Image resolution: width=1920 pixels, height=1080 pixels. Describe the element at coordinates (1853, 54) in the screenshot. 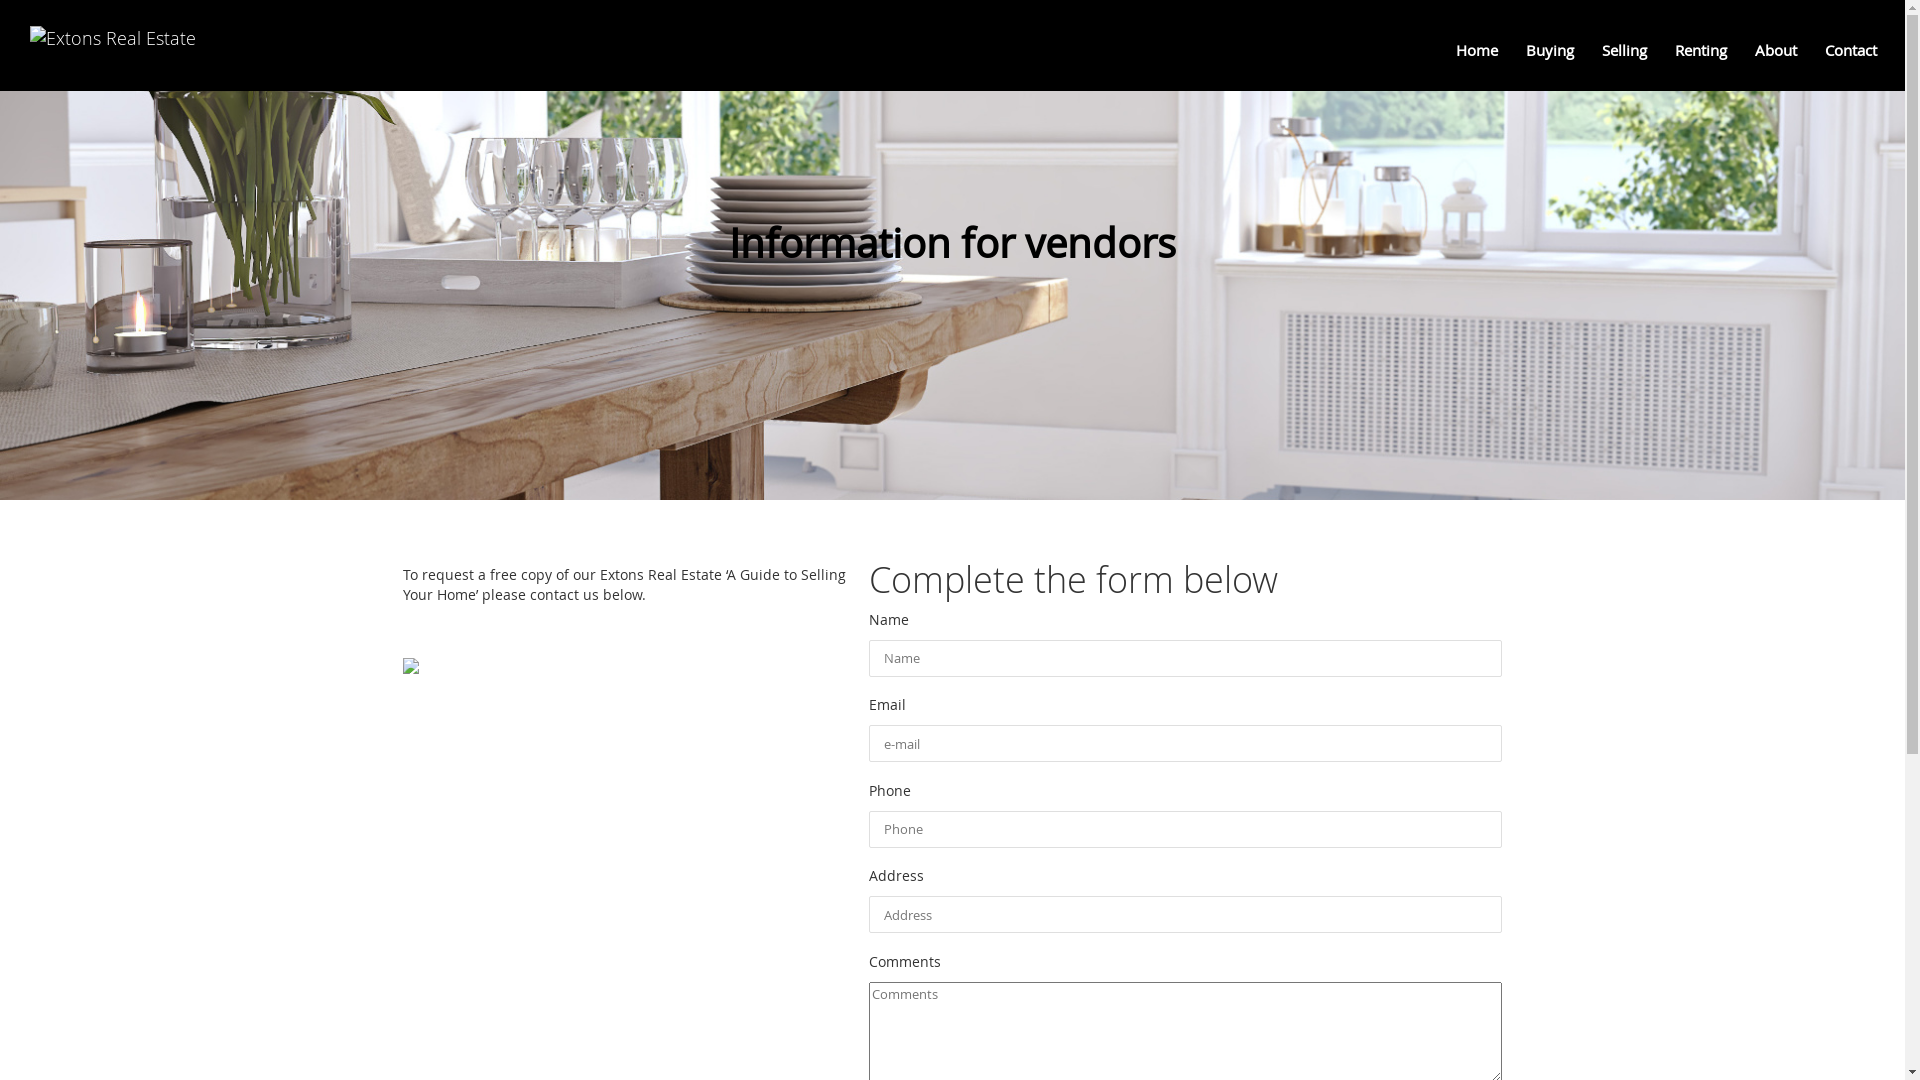

I see `'Contact  '` at that location.